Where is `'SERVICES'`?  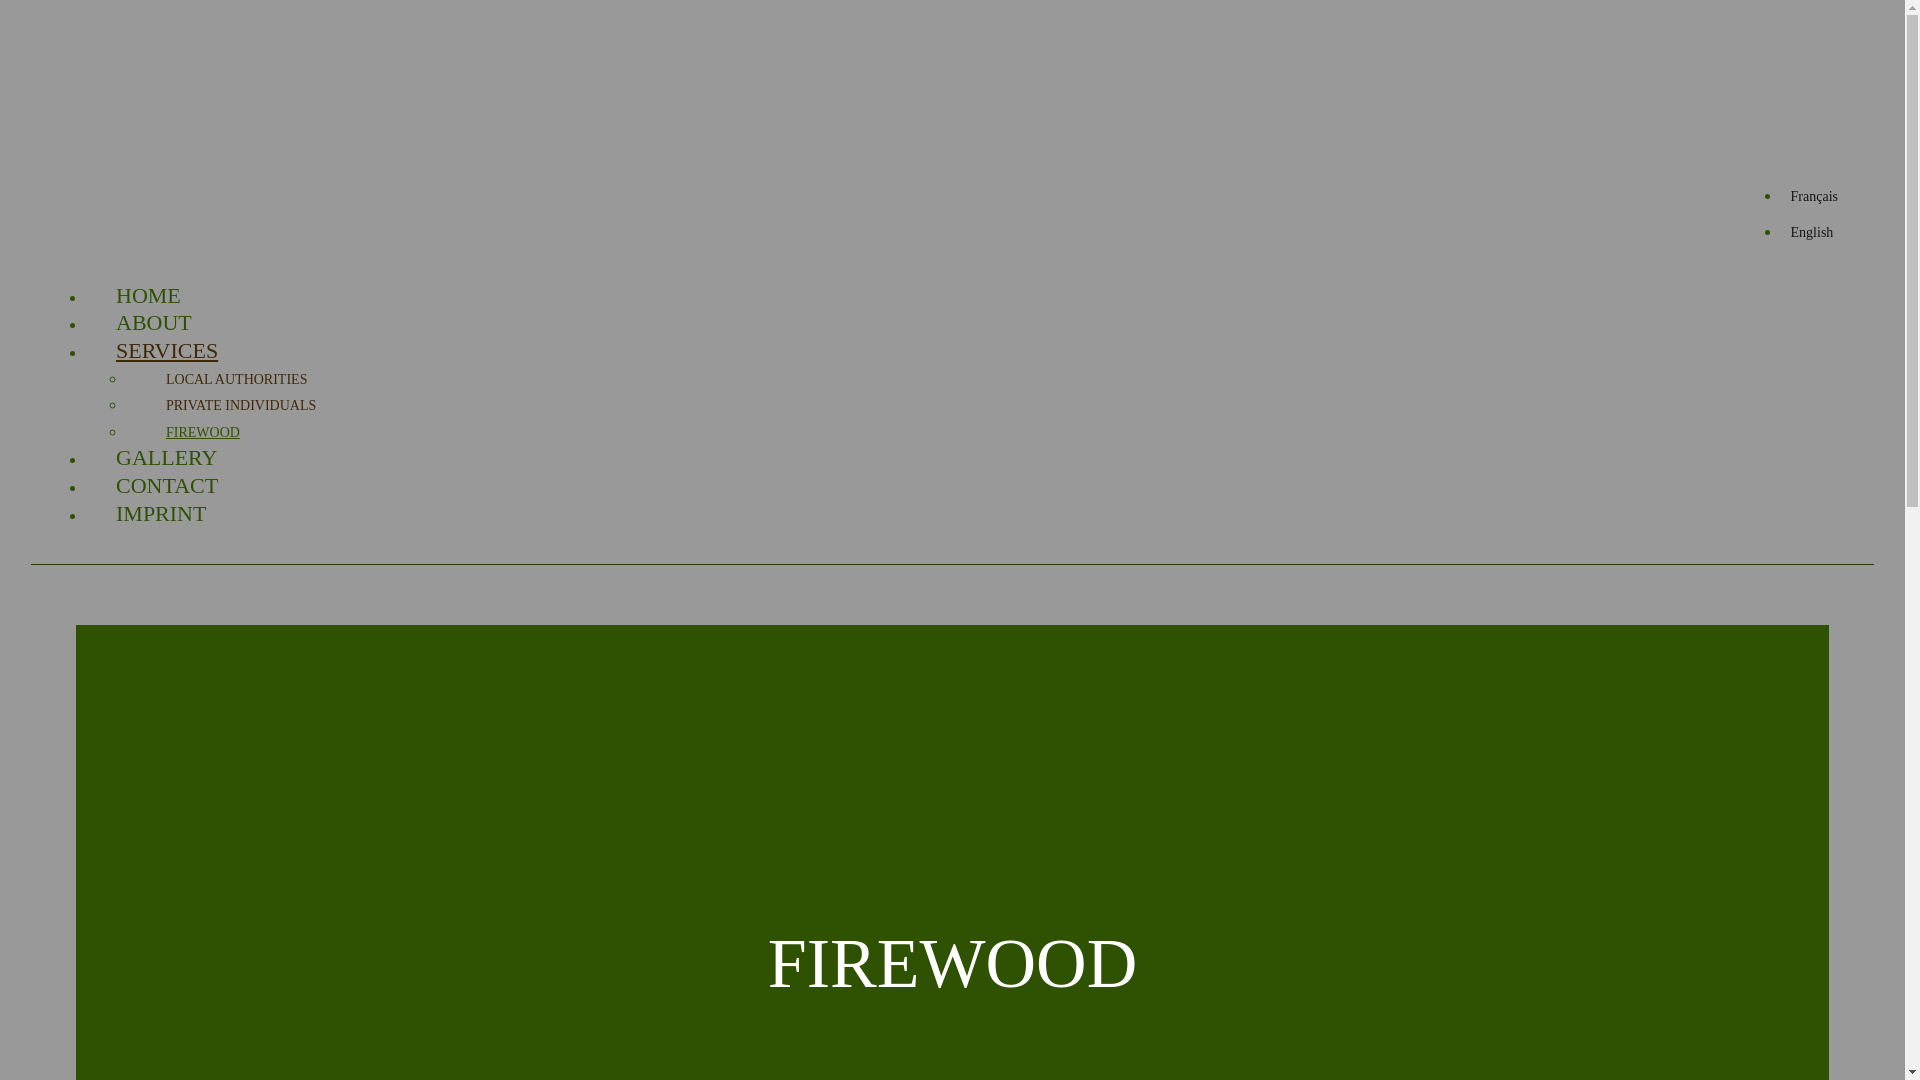 'SERVICES' is located at coordinates (167, 350).